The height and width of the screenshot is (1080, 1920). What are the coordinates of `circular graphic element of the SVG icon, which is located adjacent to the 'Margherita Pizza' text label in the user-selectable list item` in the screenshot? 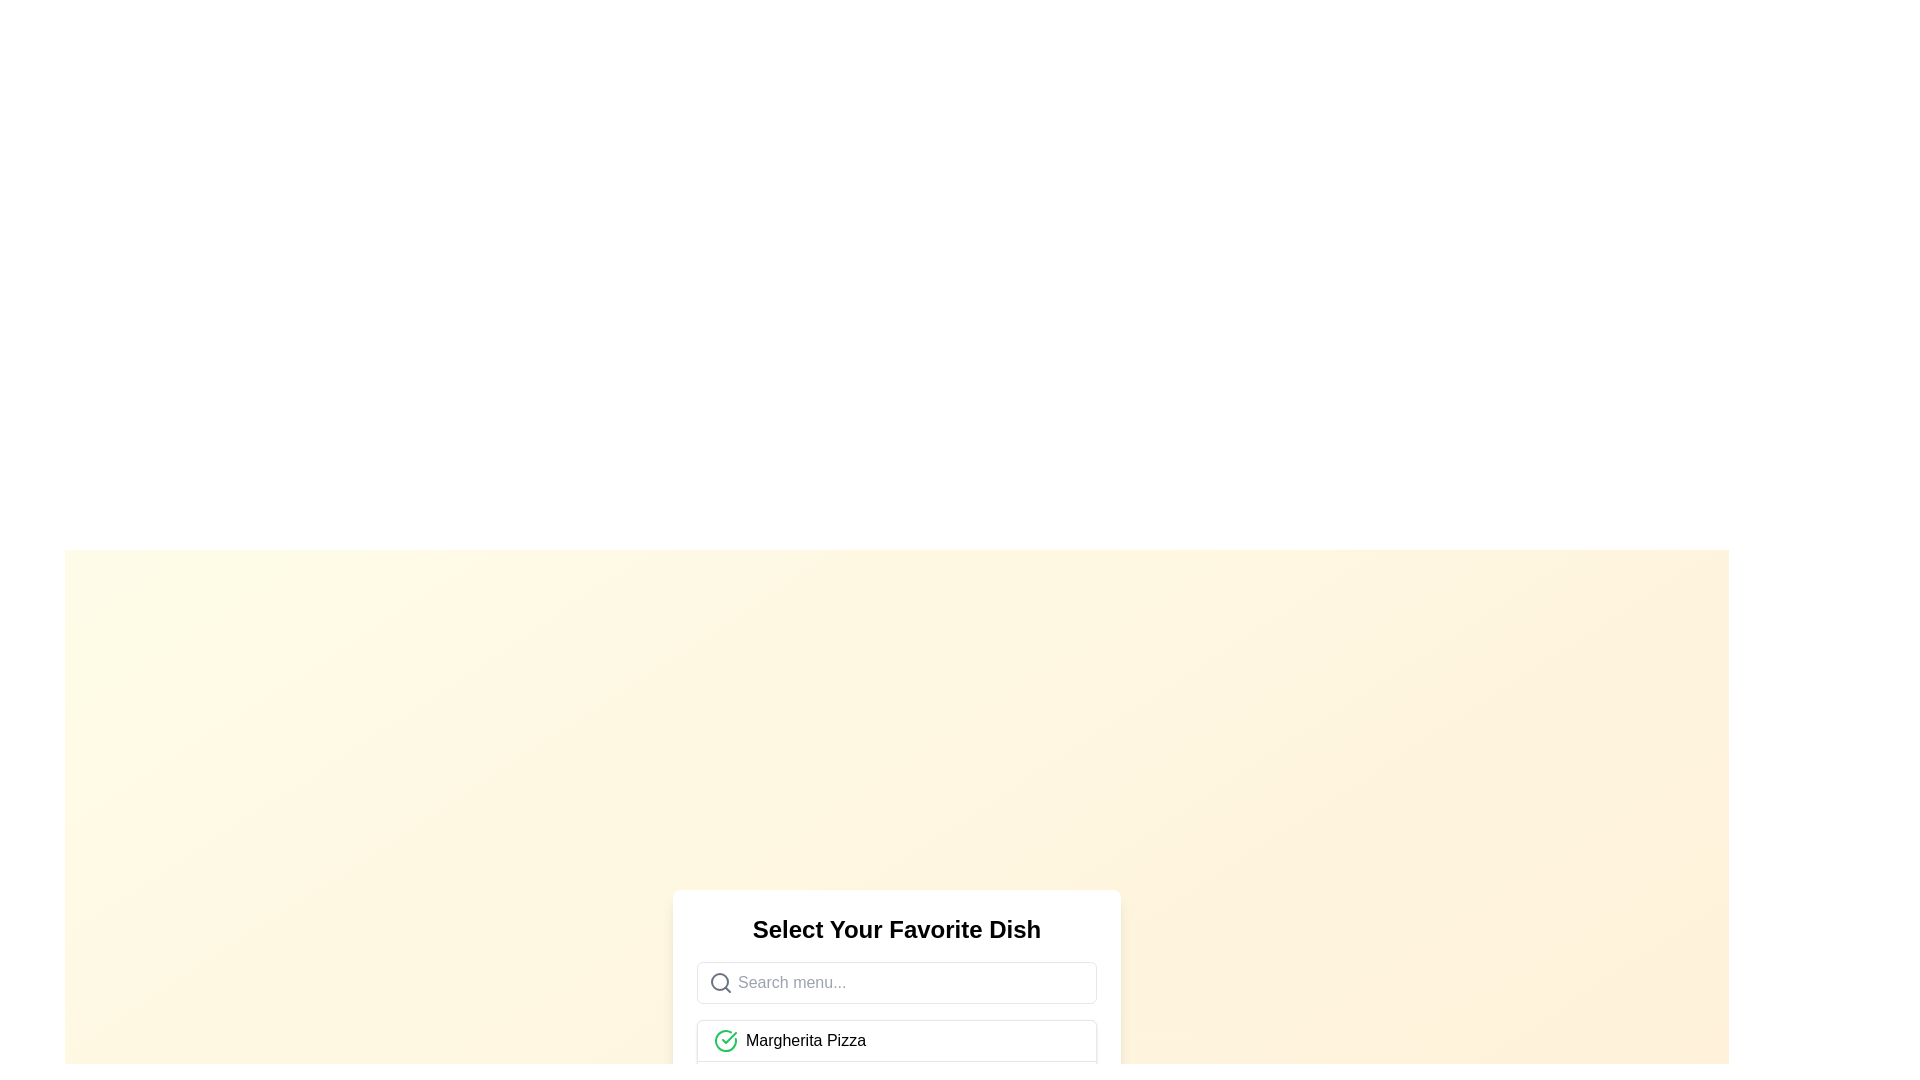 It's located at (724, 1039).